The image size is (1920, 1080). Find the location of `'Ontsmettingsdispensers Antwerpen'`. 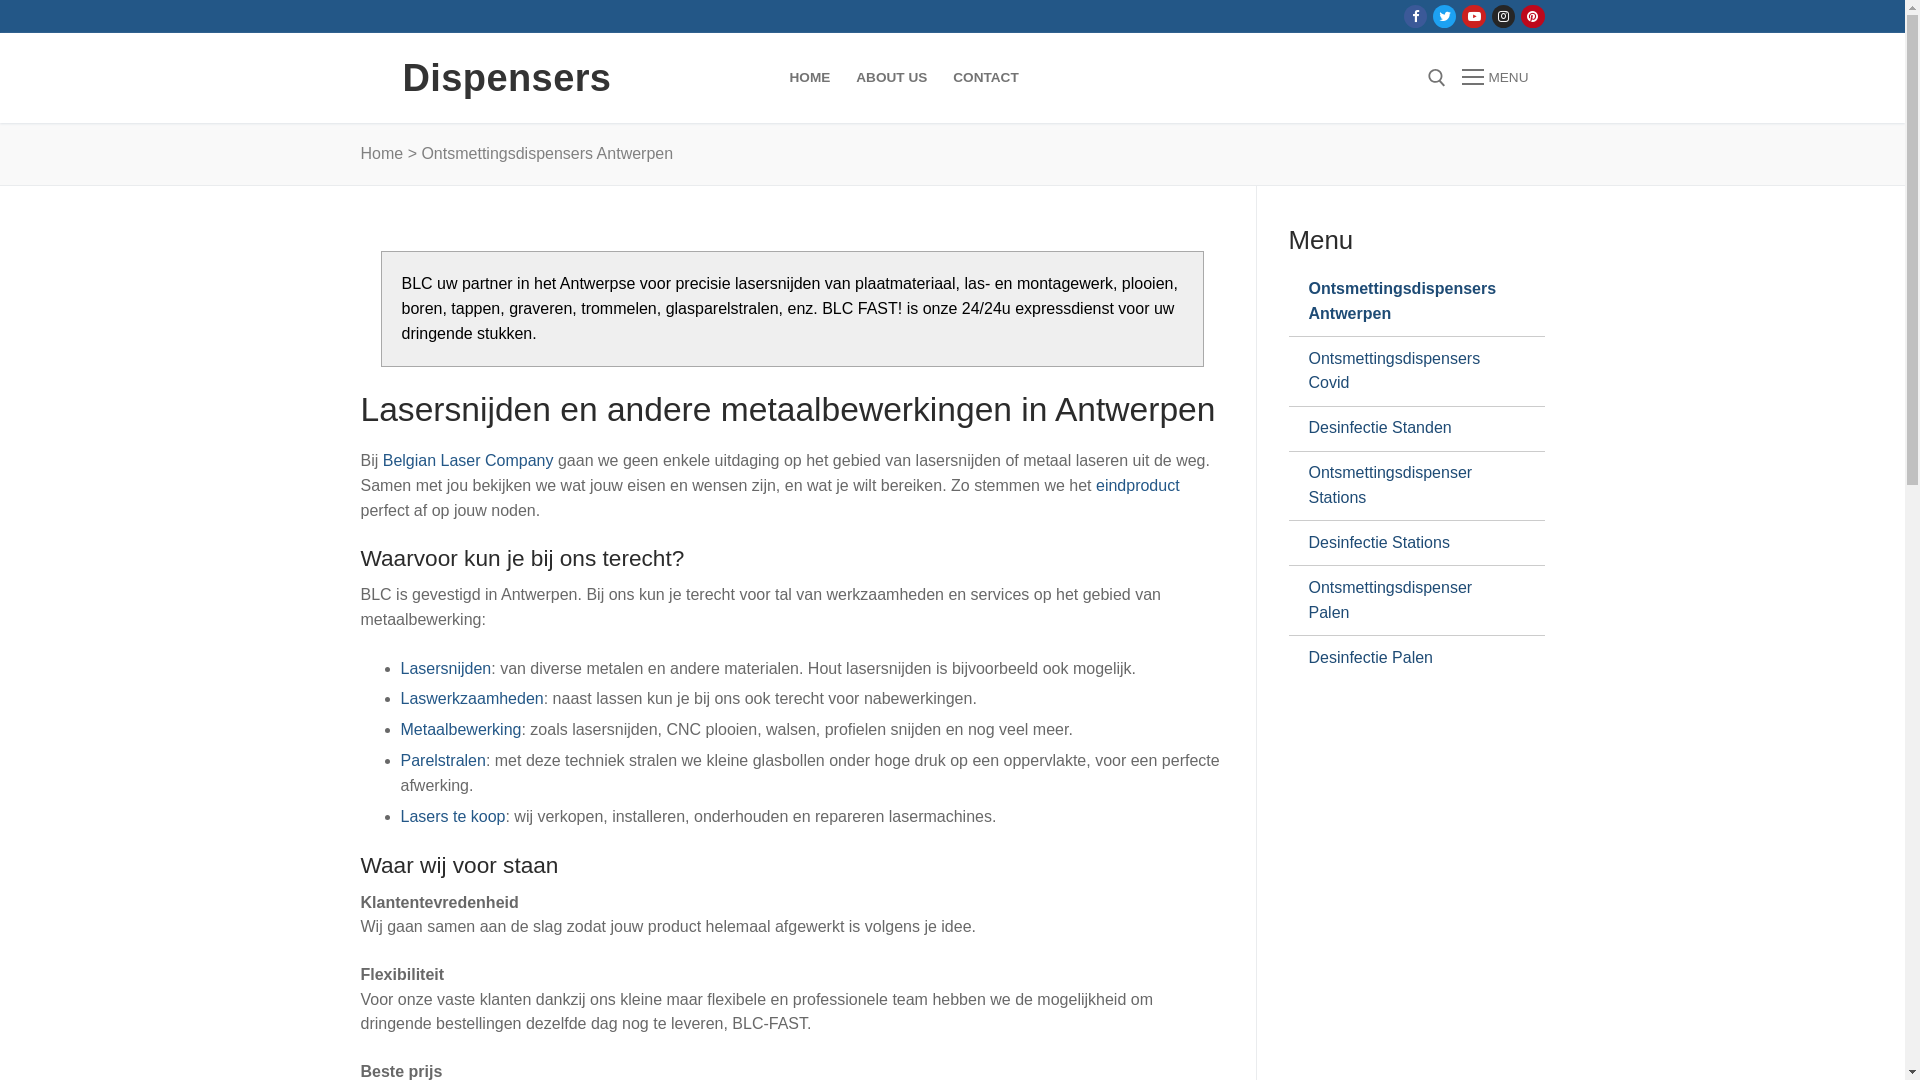

'Ontsmettingsdispensers Antwerpen' is located at coordinates (1406, 301).